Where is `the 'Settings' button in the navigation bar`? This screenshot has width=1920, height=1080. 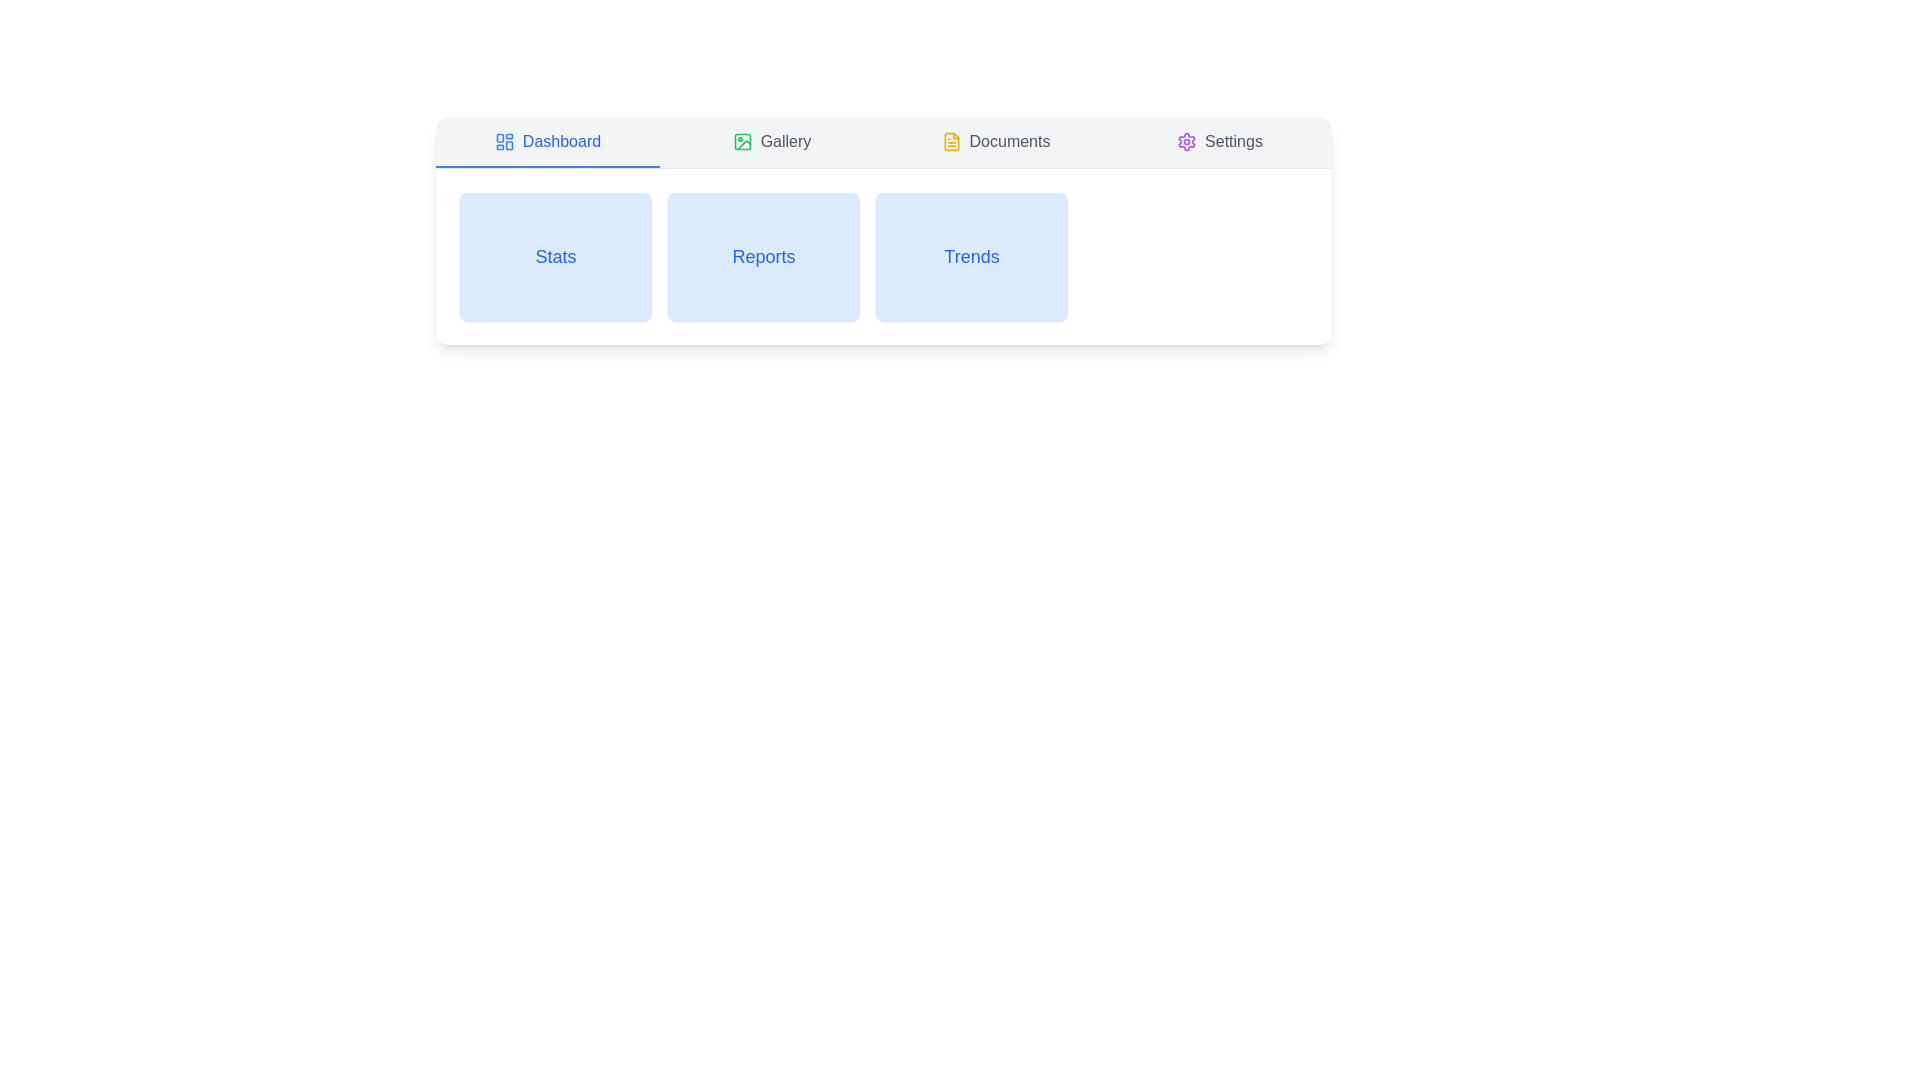
the 'Settings' button in the navigation bar is located at coordinates (1218, 141).